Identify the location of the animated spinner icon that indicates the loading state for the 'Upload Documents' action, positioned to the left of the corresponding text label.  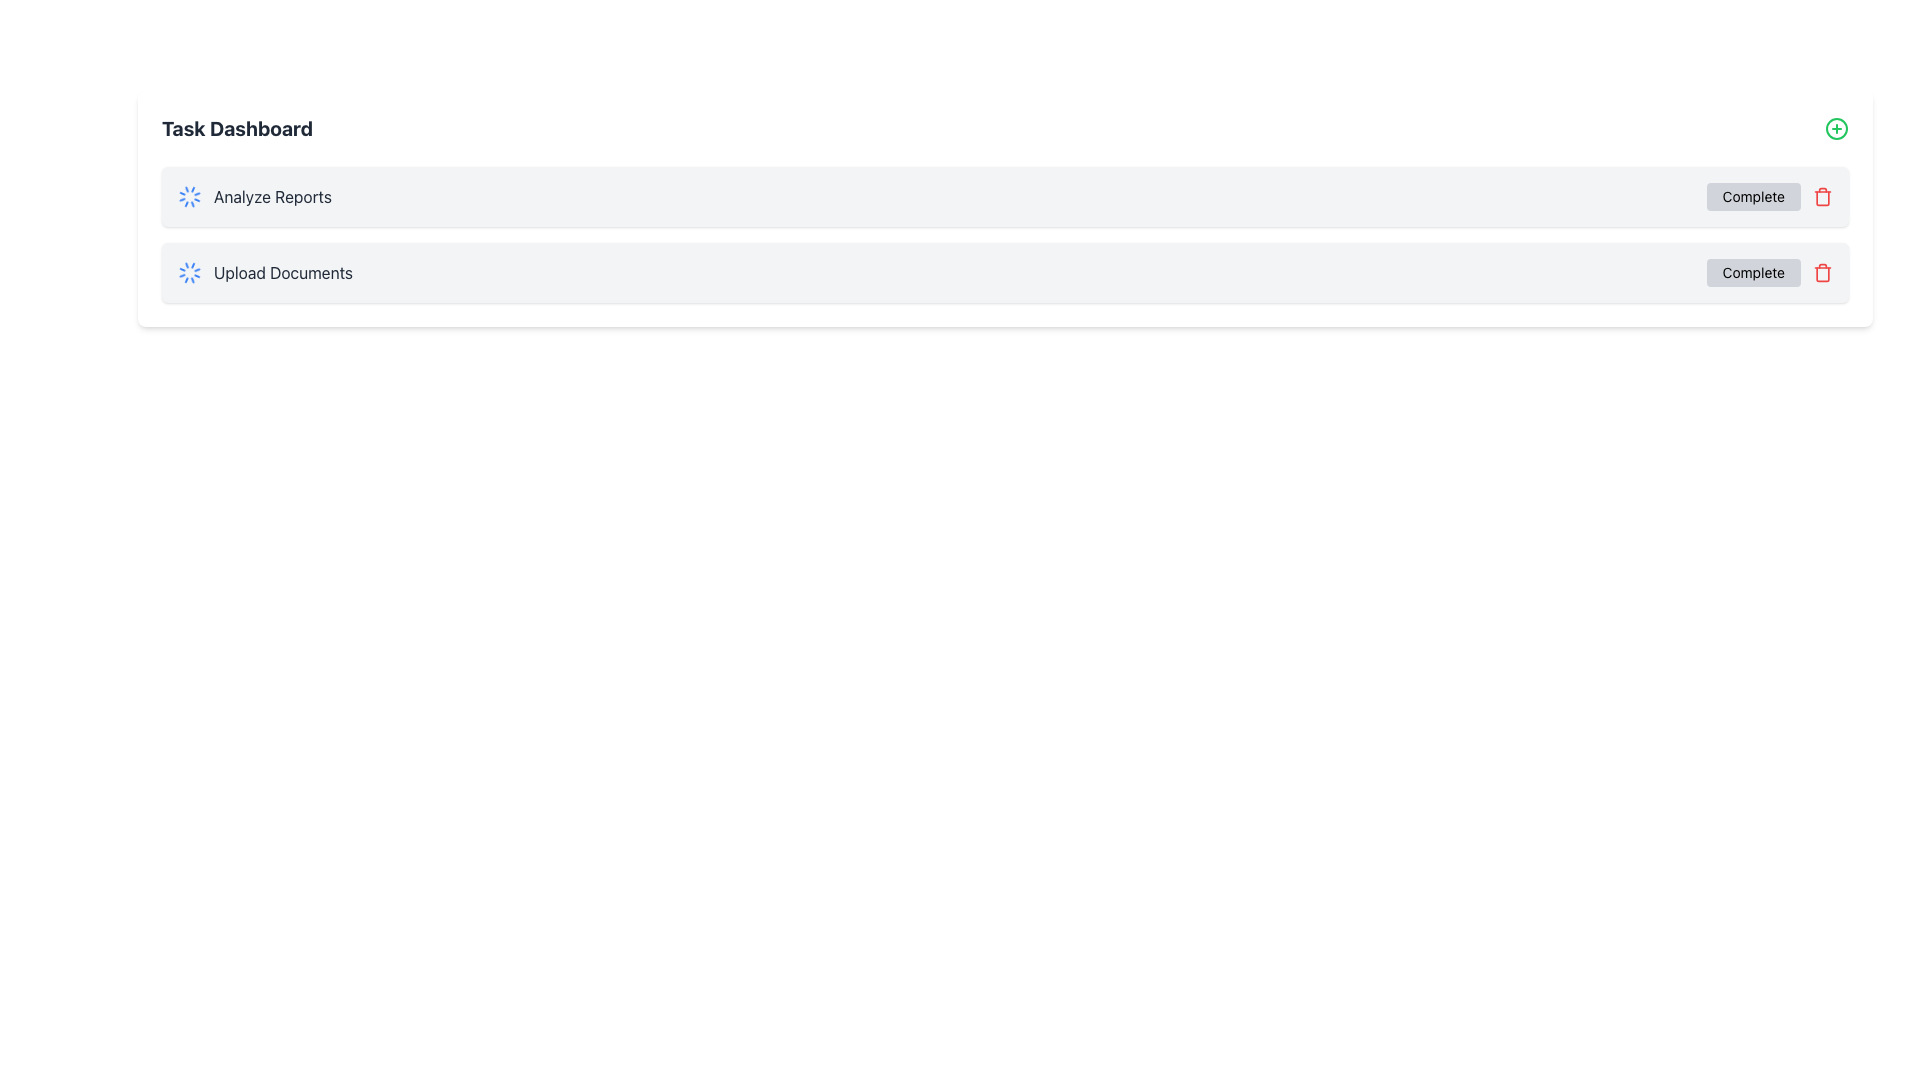
(190, 273).